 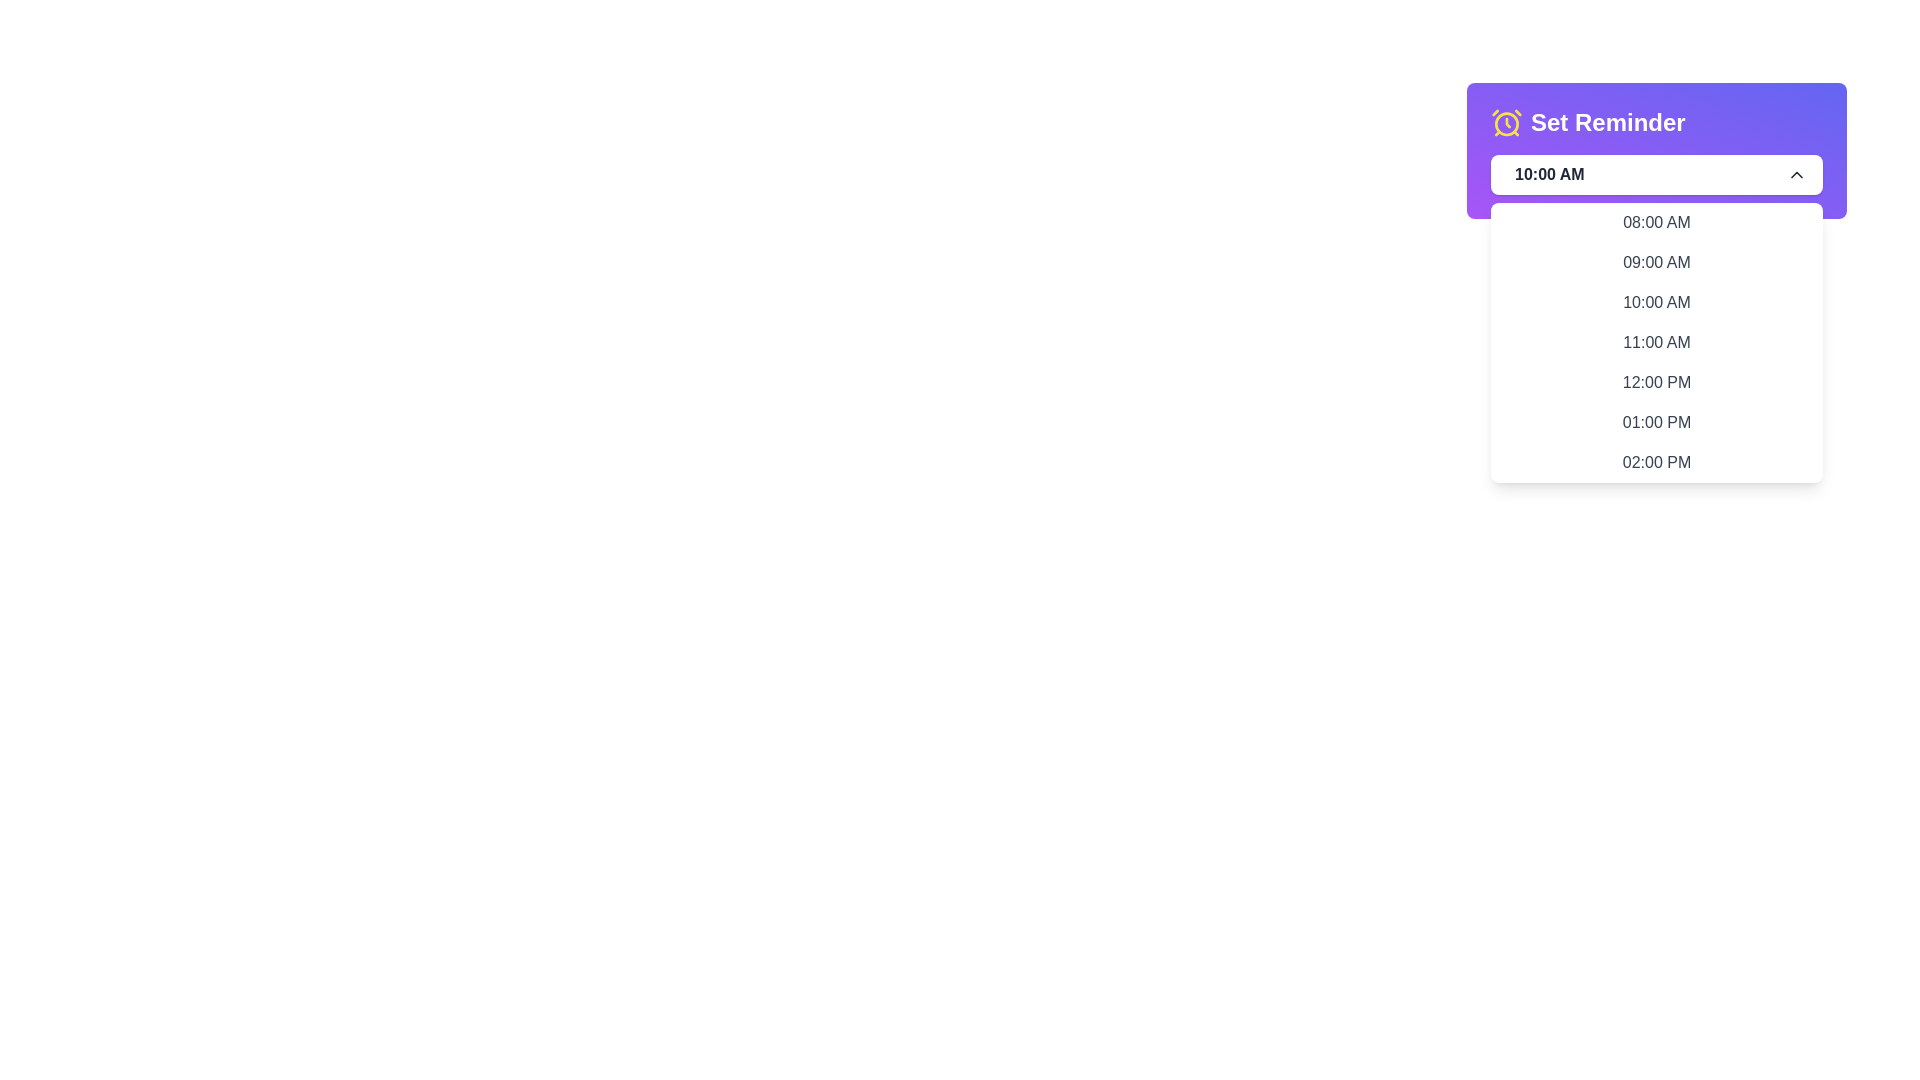 I want to click on the list item displaying the time '11:00 AM' in the dropdown menu, so click(x=1656, y=342).